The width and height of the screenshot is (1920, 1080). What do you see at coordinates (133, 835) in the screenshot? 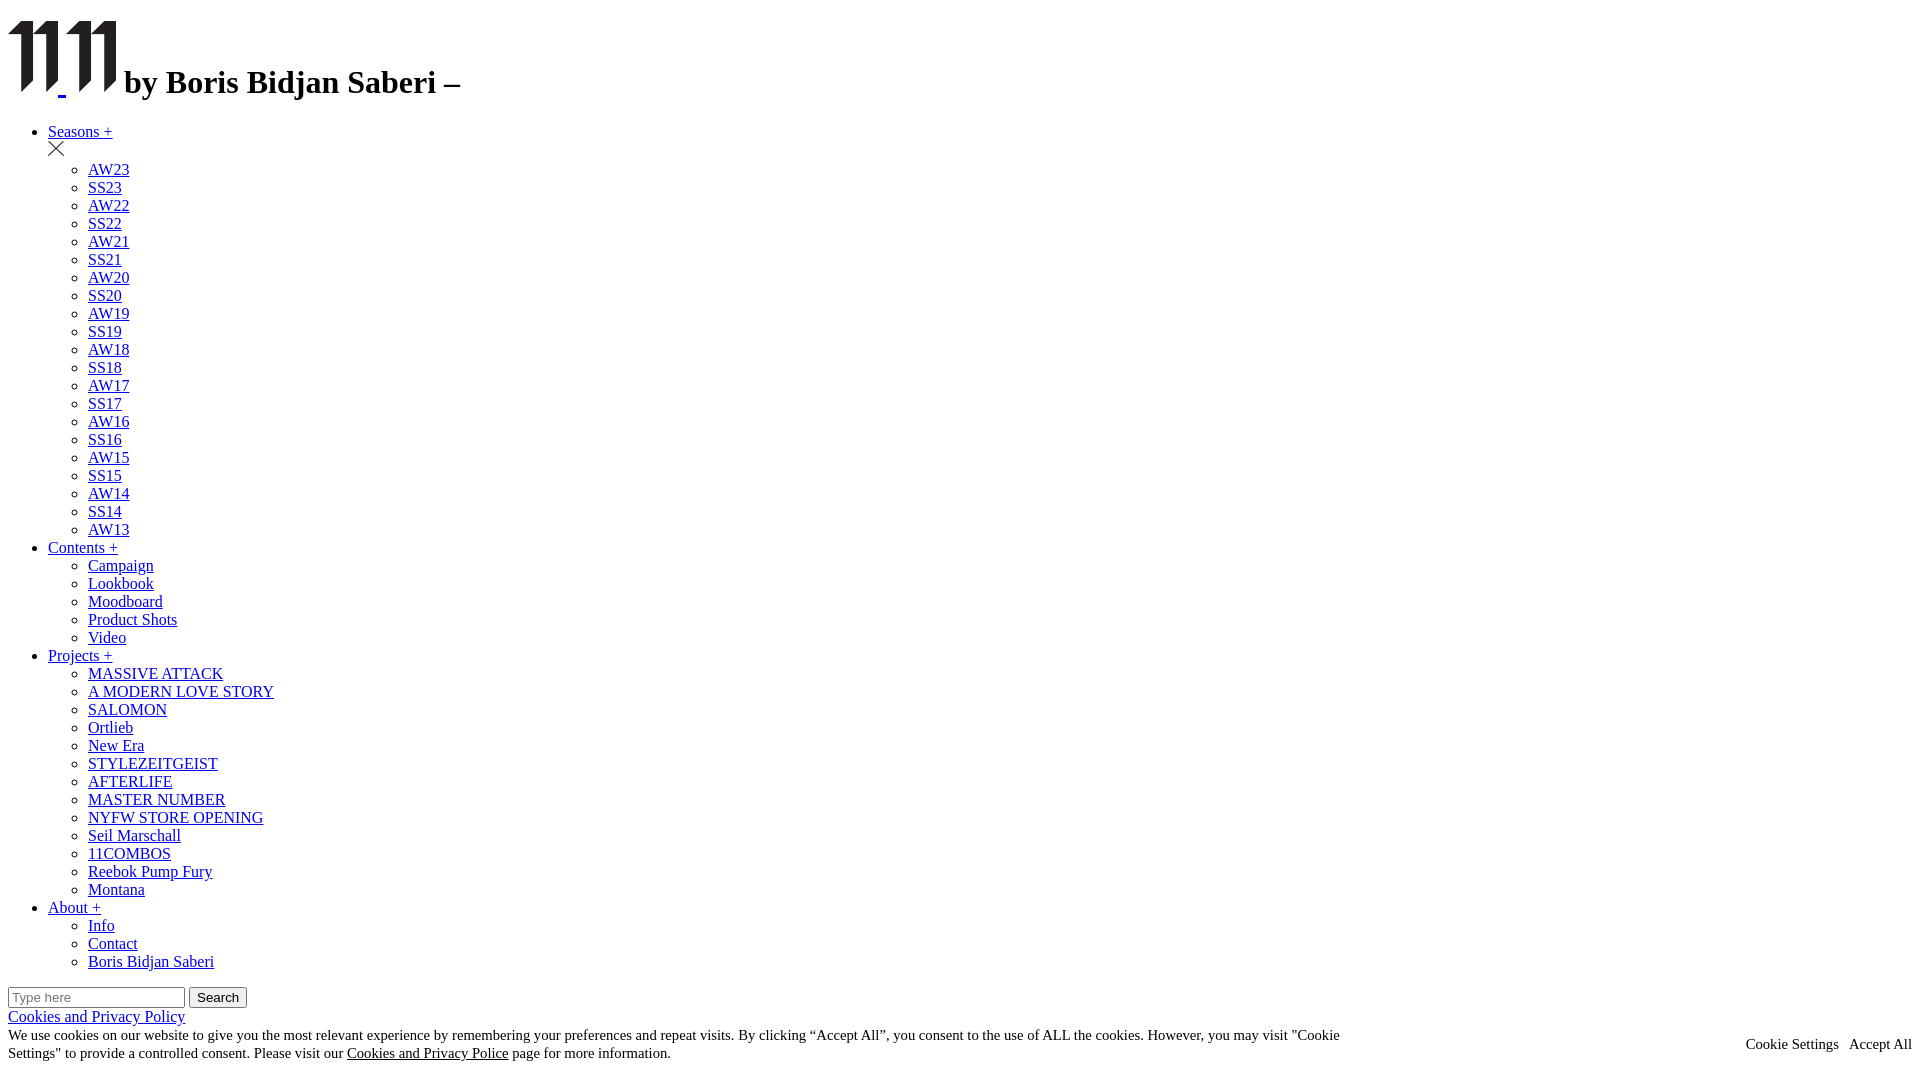
I see `'Seil Marschall'` at bounding box center [133, 835].